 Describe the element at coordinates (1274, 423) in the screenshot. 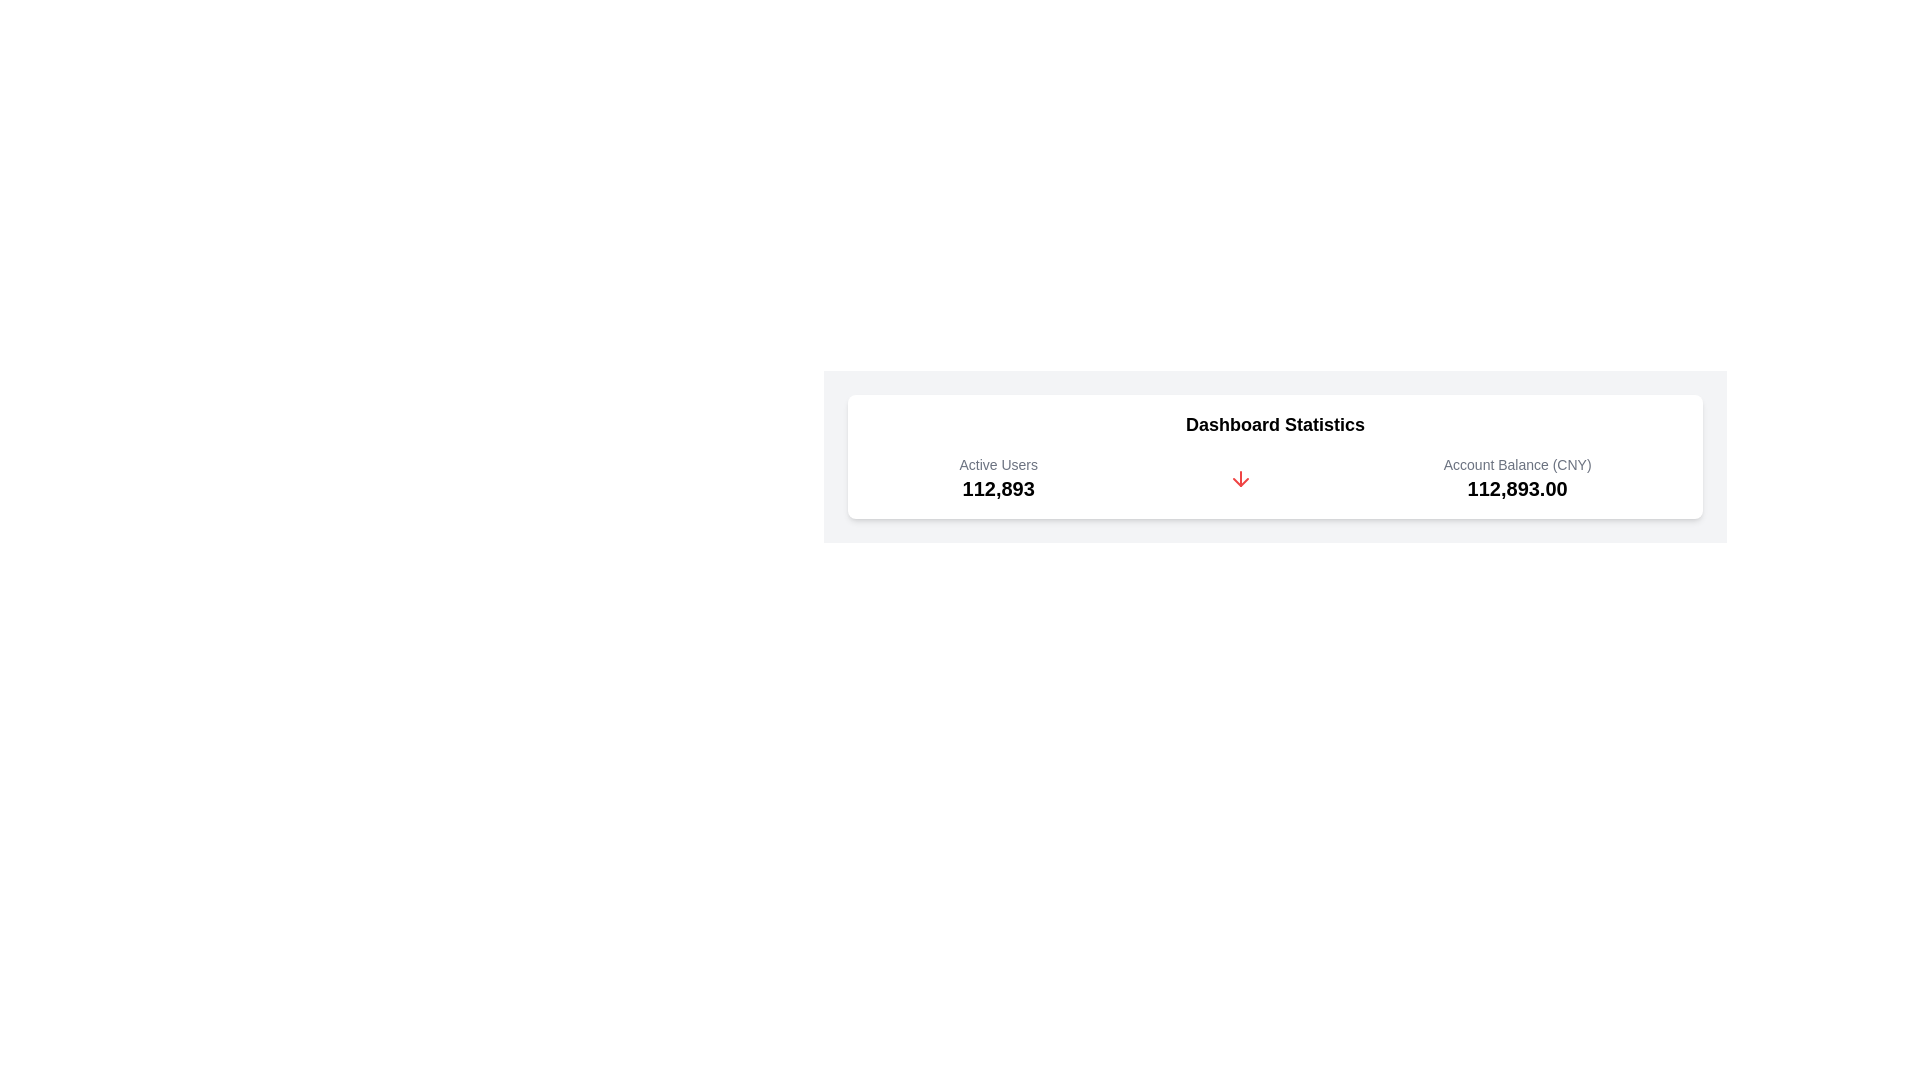

I see `text of the bold header element displaying 'Dashboard Statistics' at the top of the white card` at that location.